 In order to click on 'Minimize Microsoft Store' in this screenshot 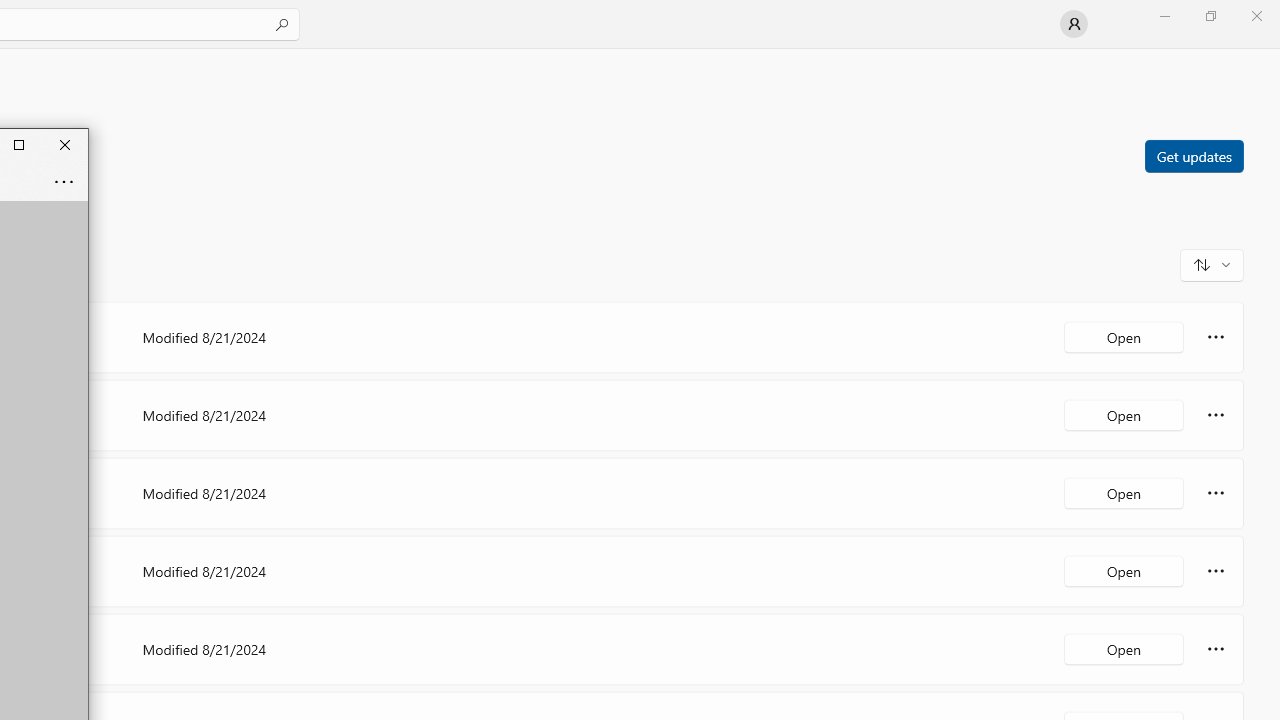, I will do `click(1164, 15)`.